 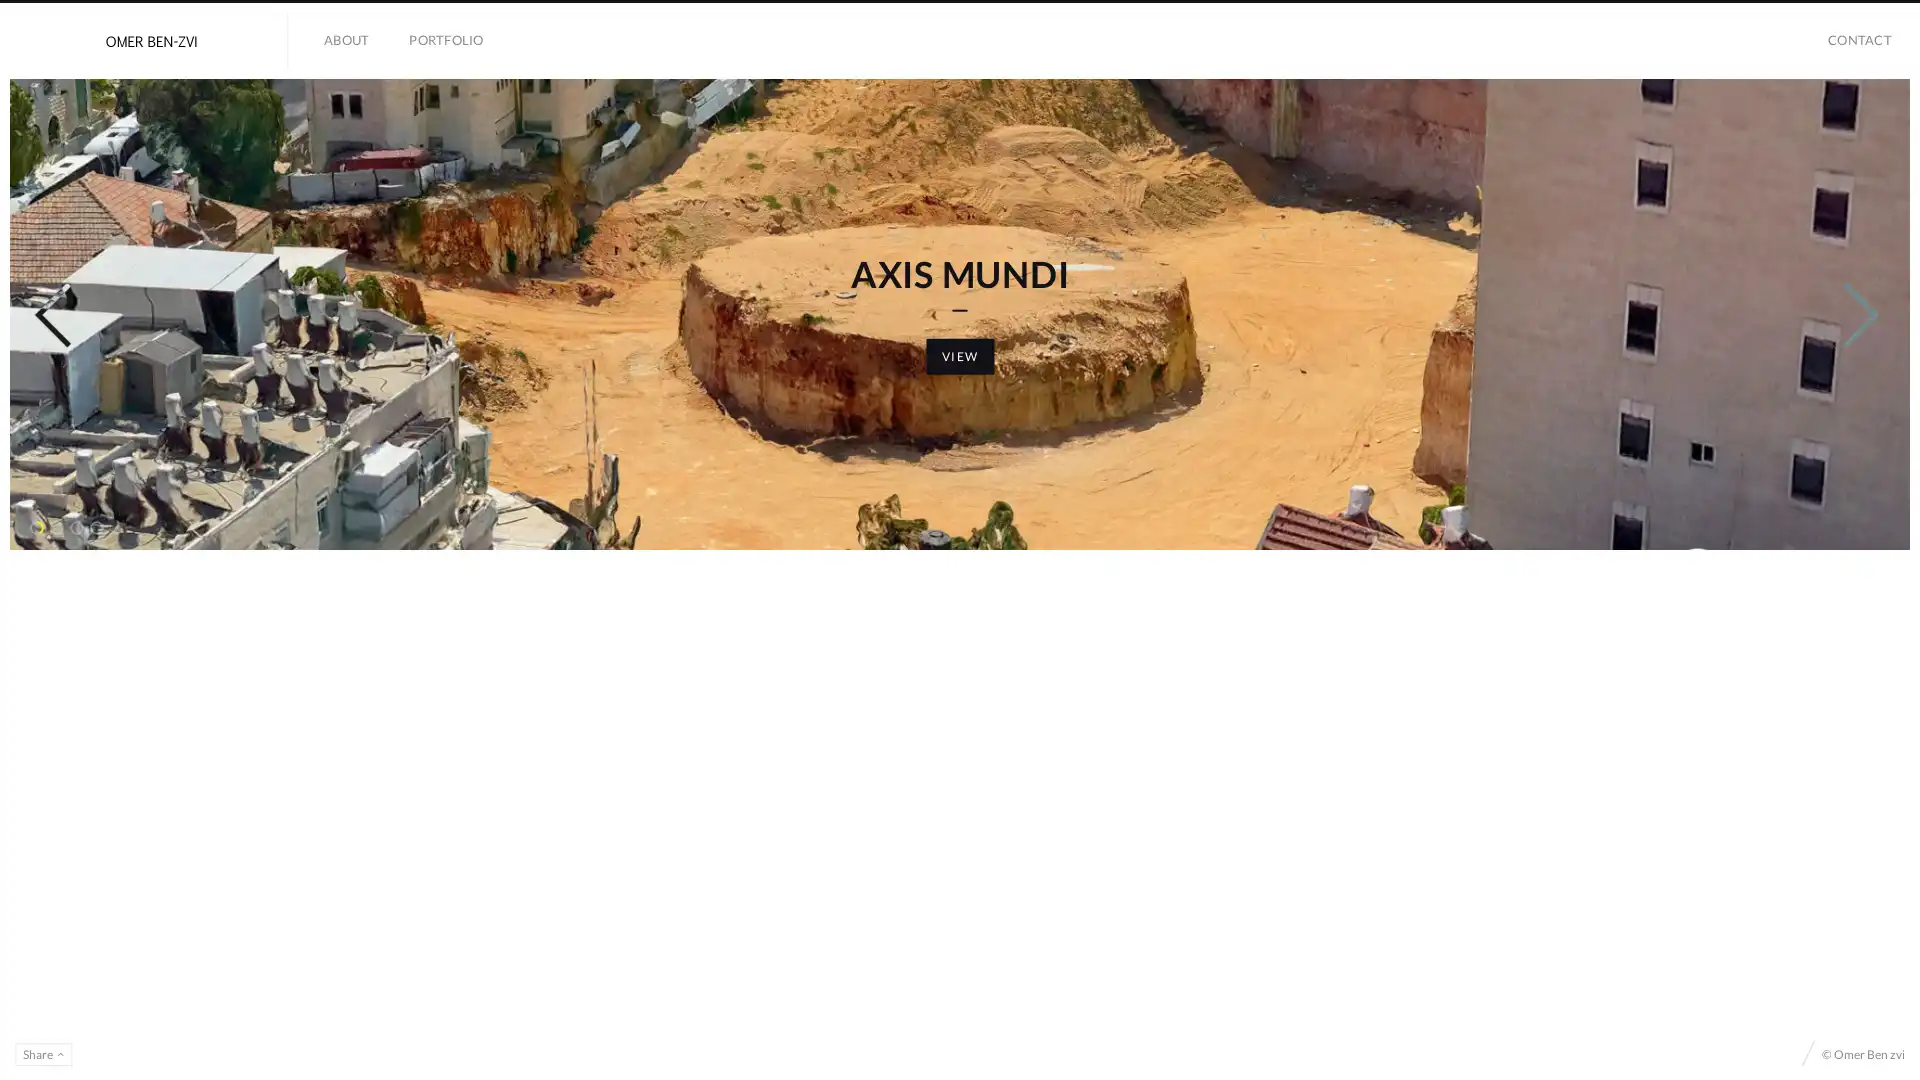 What do you see at coordinates (1853, 554) in the screenshot?
I see `NEXT` at bounding box center [1853, 554].